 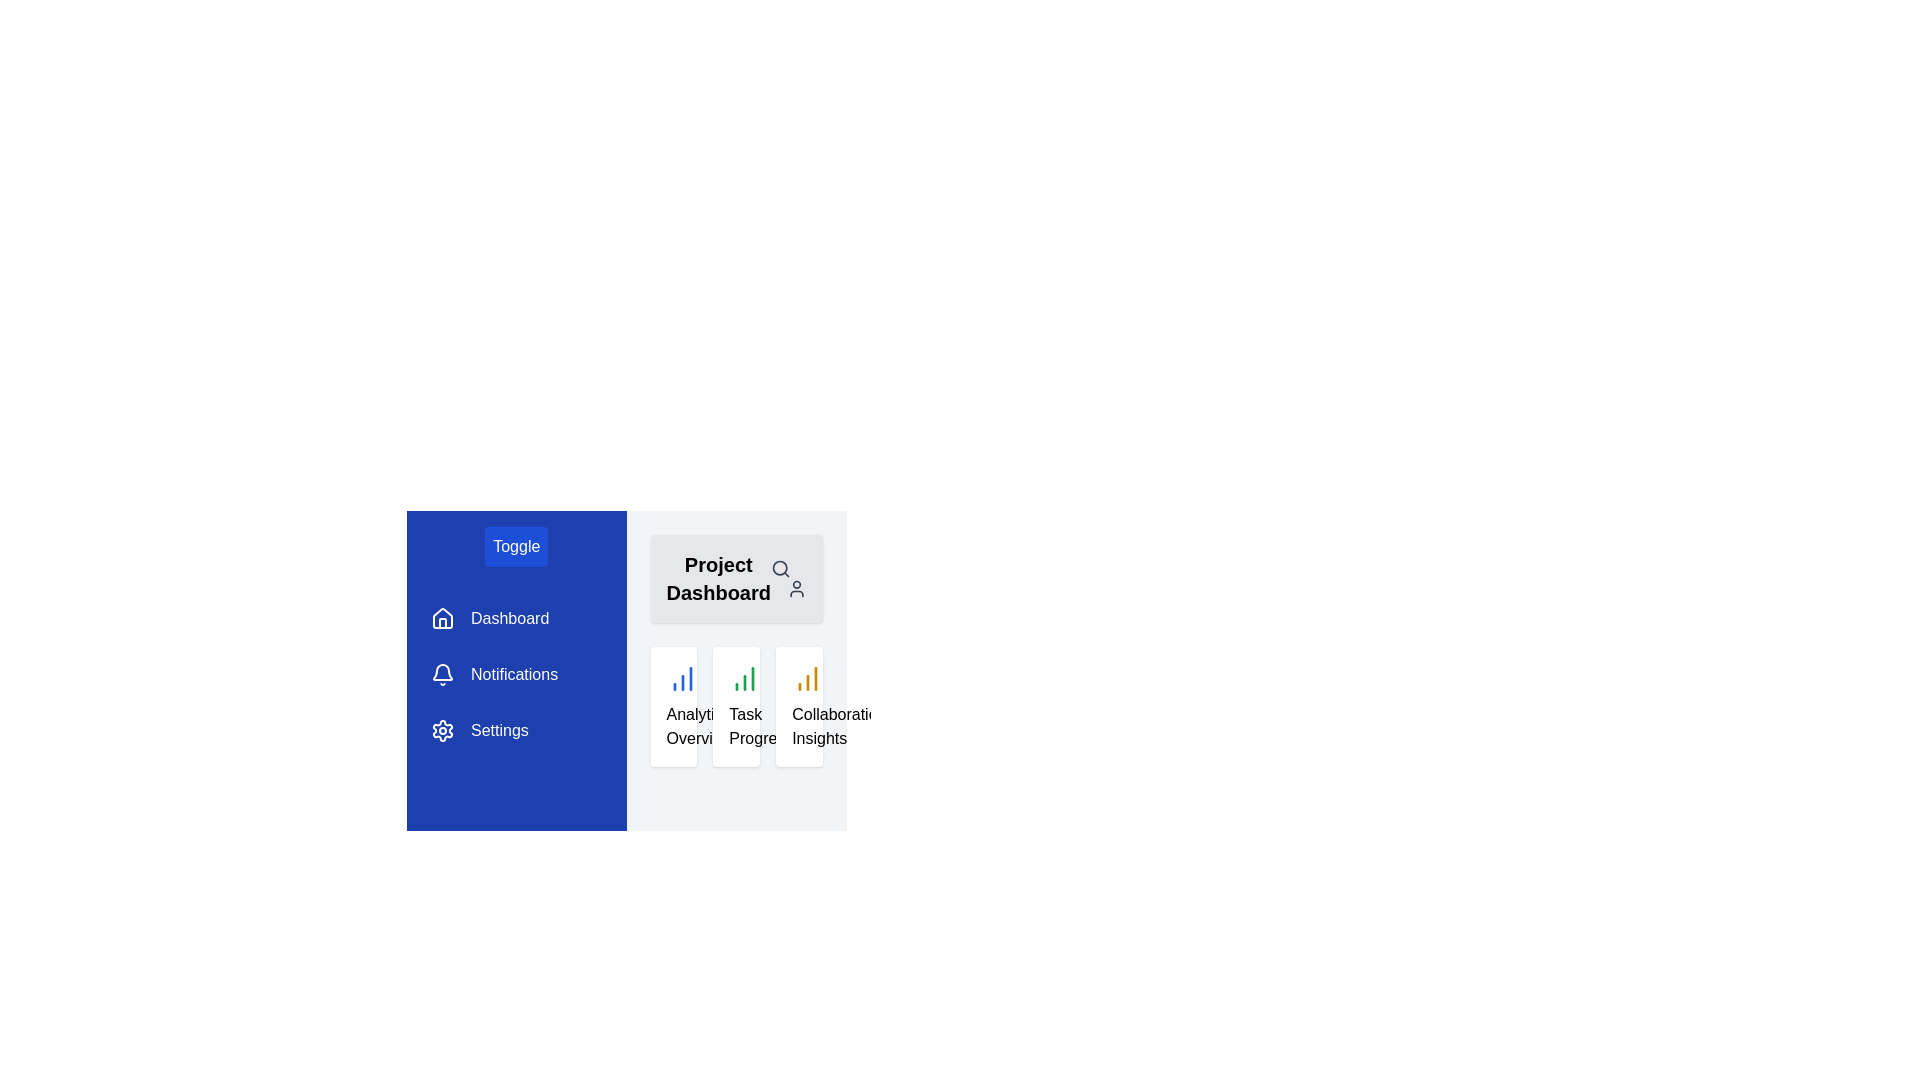 I want to click on the 'Task Progress' icon, which is centrally located in the second card of the horizontal row under the 'Project Dashboard' heading, so click(x=744, y=677).